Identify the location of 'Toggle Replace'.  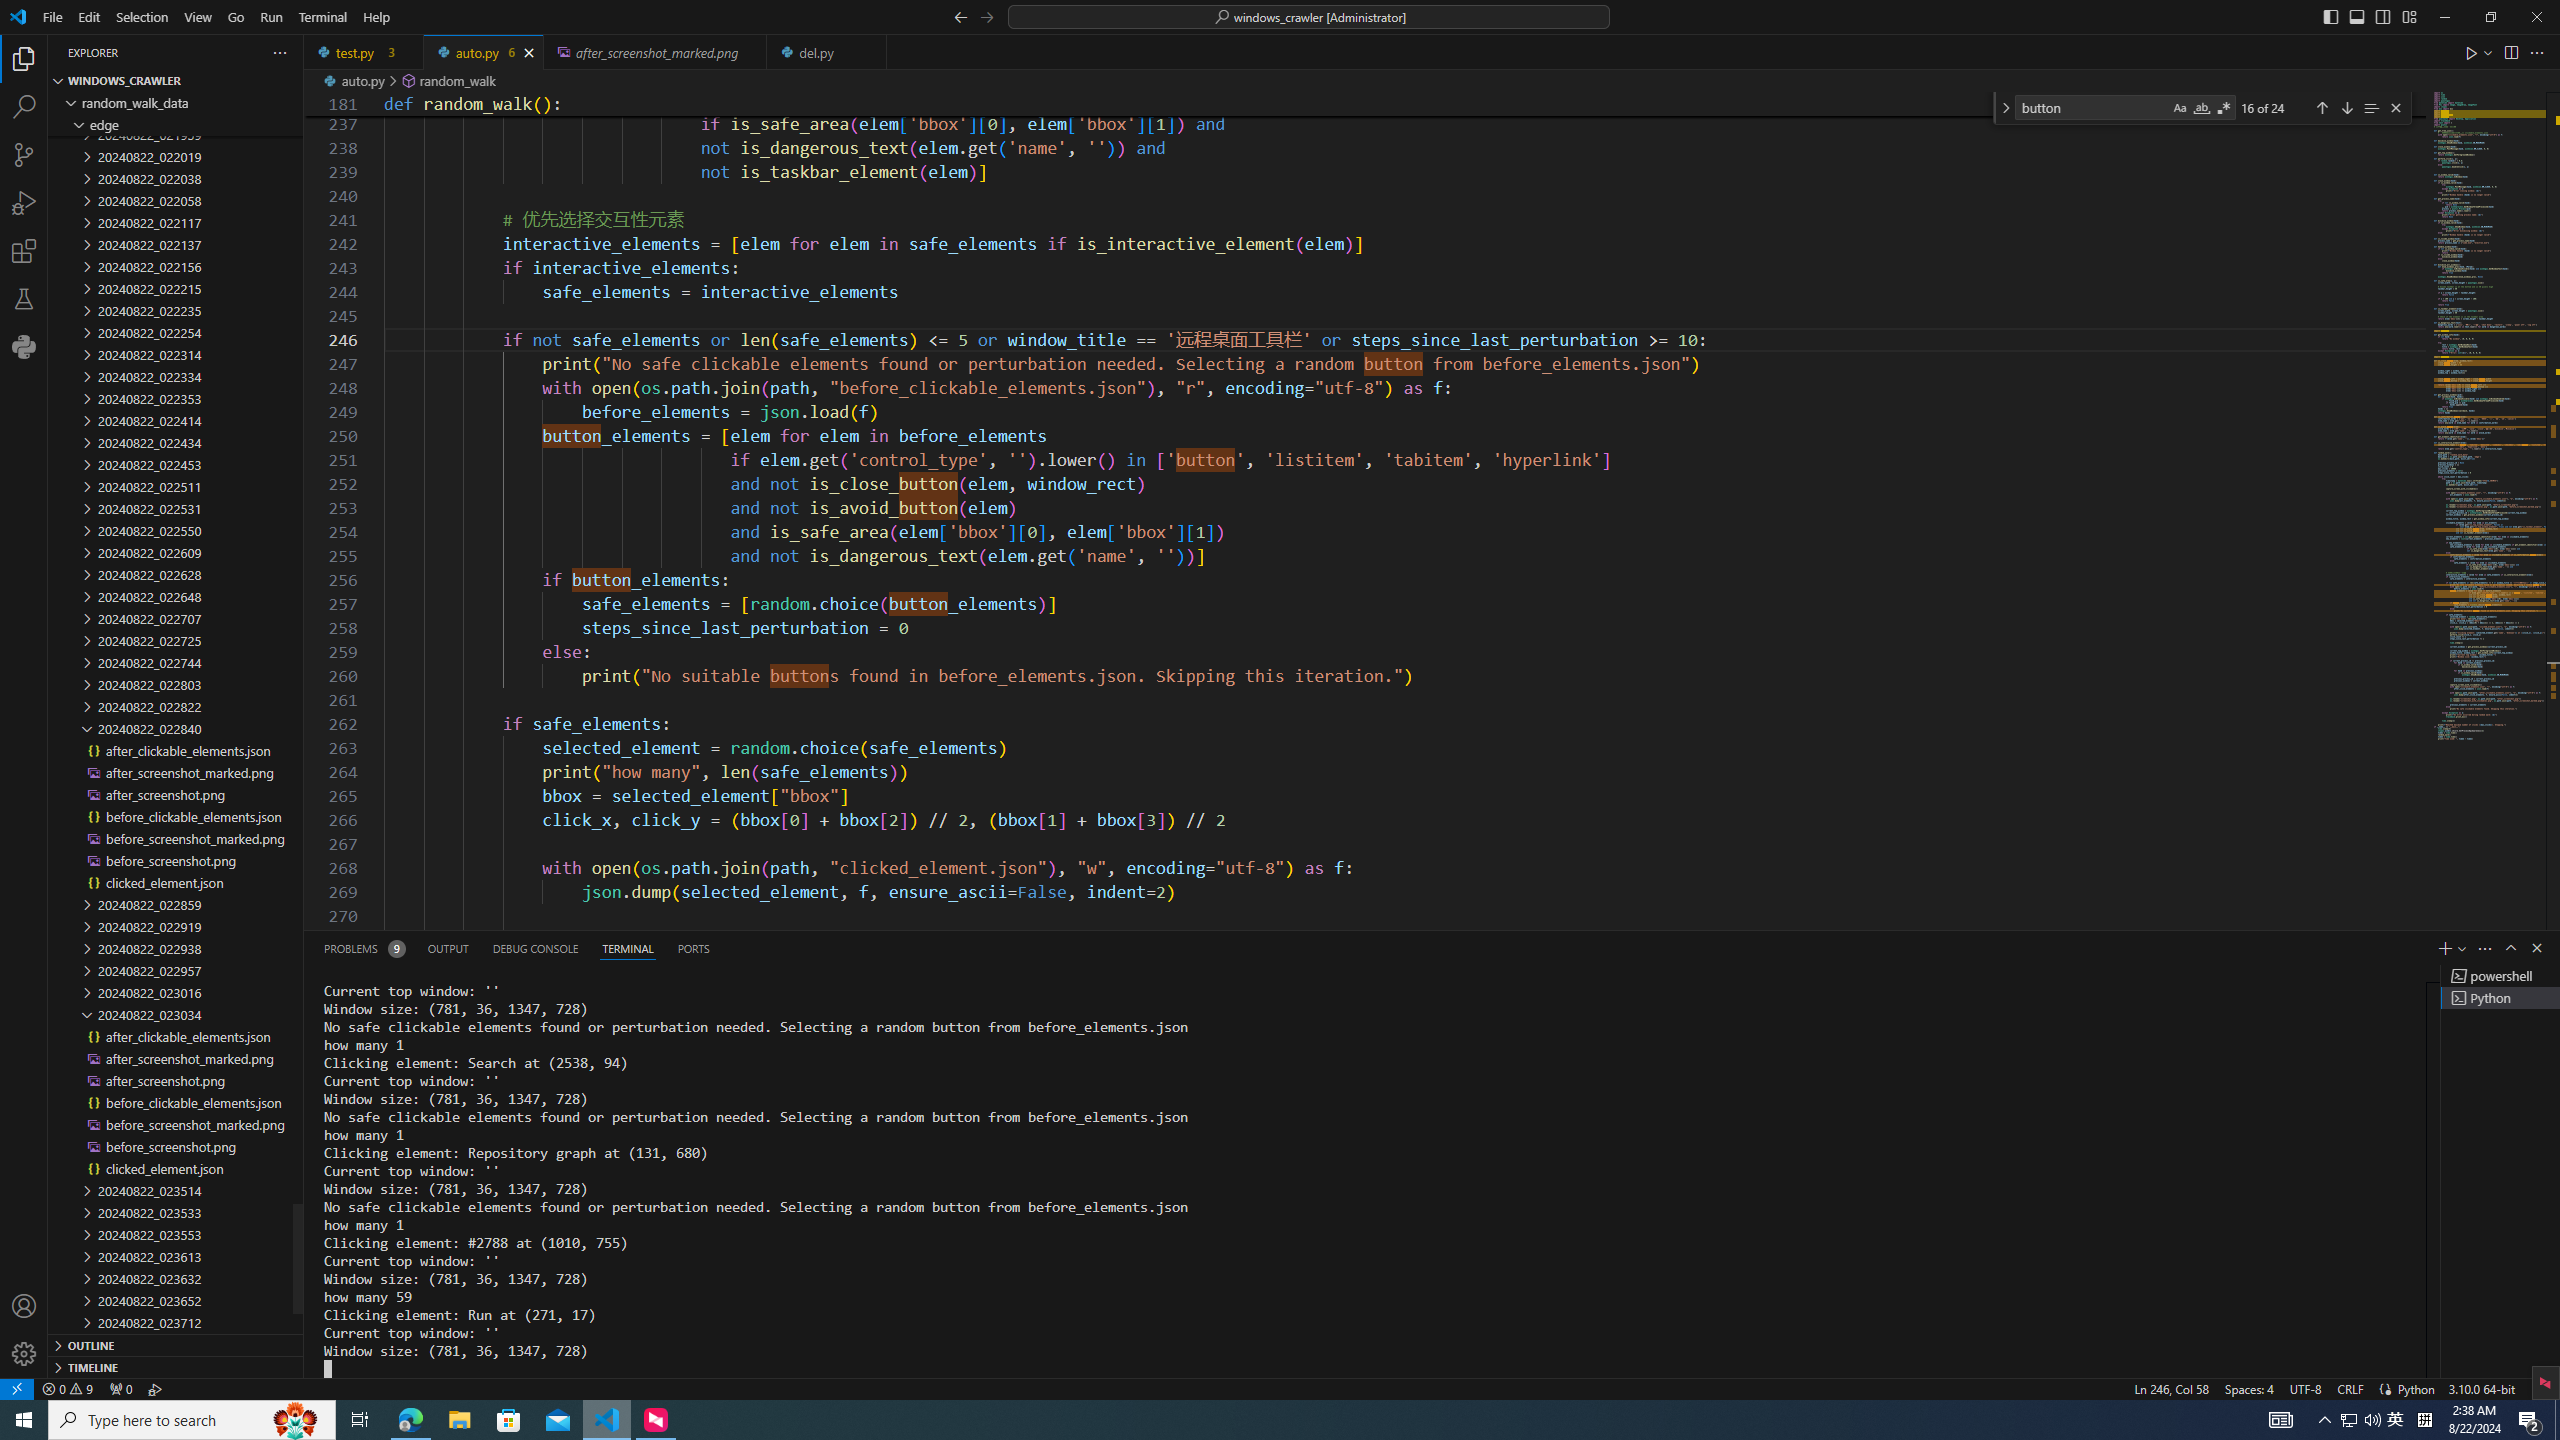
(2005, 107).